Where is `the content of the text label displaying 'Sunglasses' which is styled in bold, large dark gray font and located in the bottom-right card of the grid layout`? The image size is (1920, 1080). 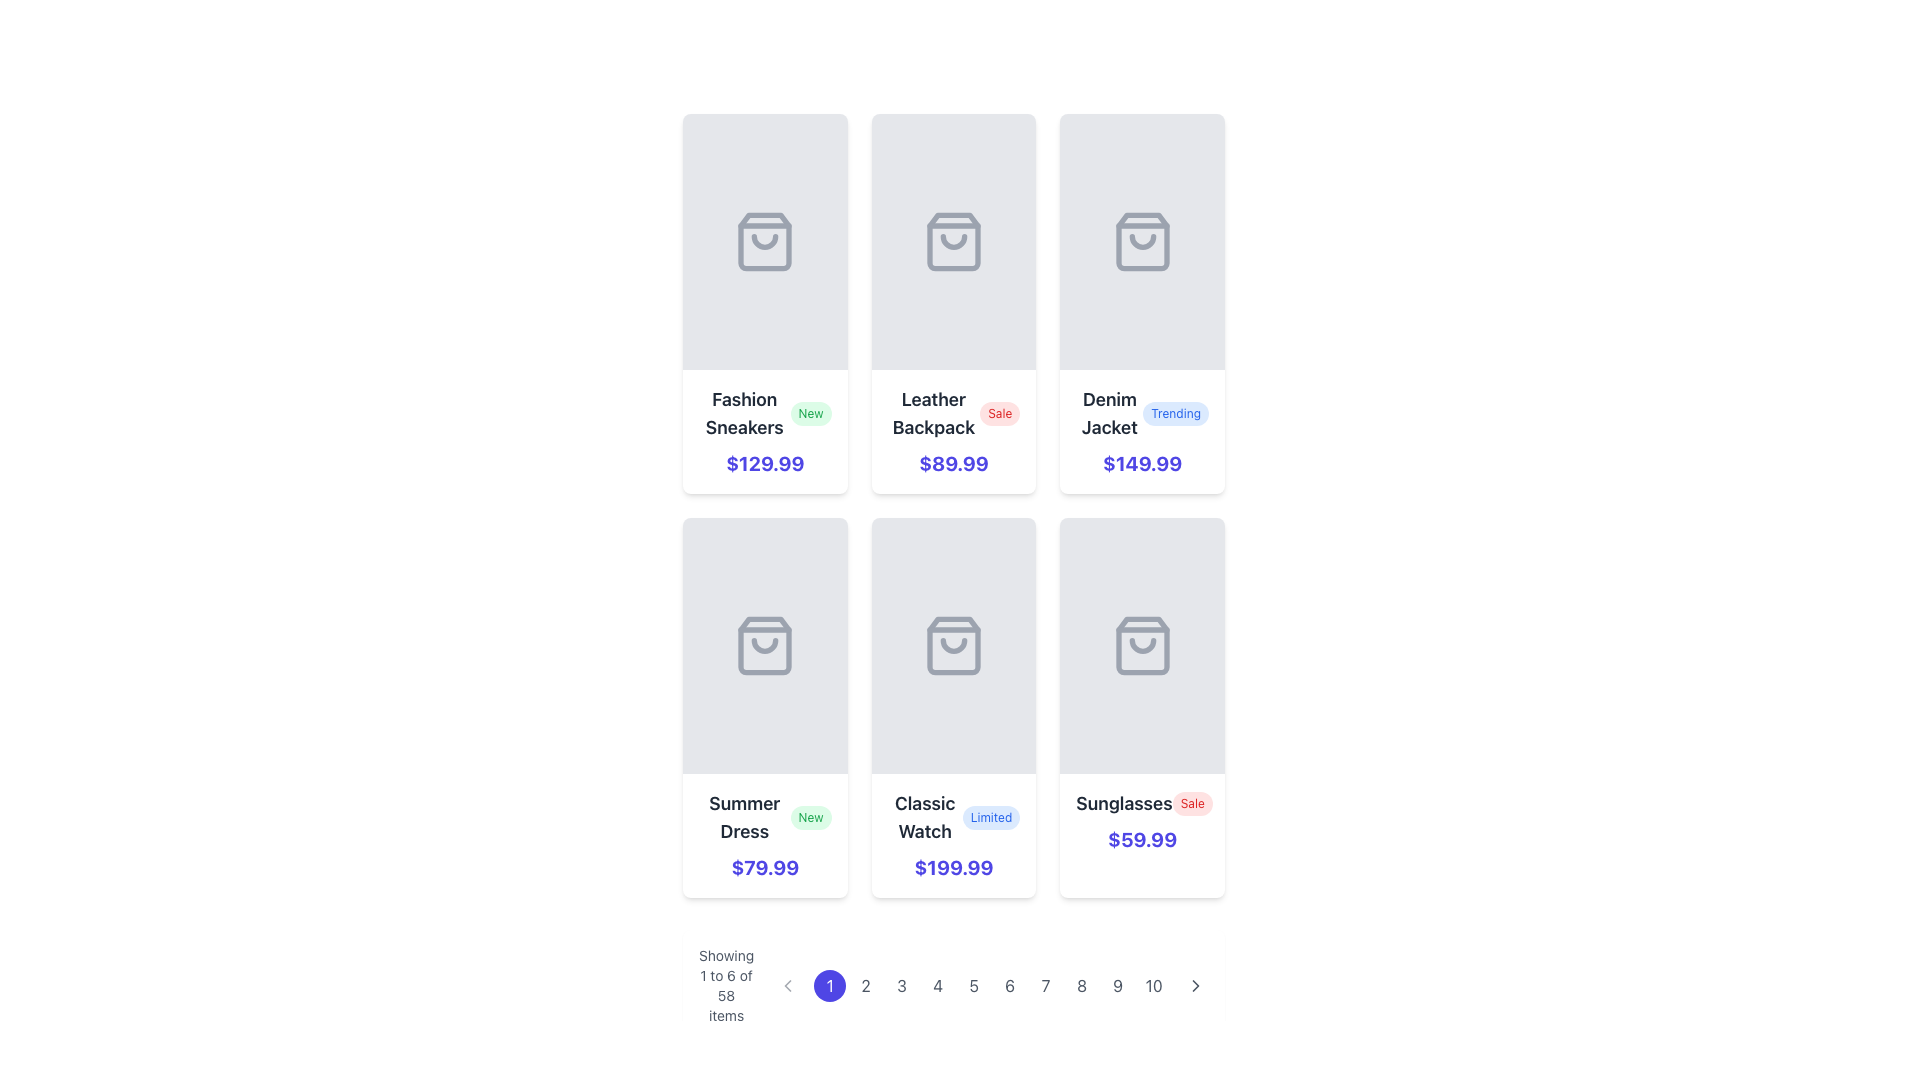 the content of the text label displaying 'Sunglasses' which is styled in bold, large dark gray font and located in the bottom-right card of the grid layout is located at coordinates (1124, 802).